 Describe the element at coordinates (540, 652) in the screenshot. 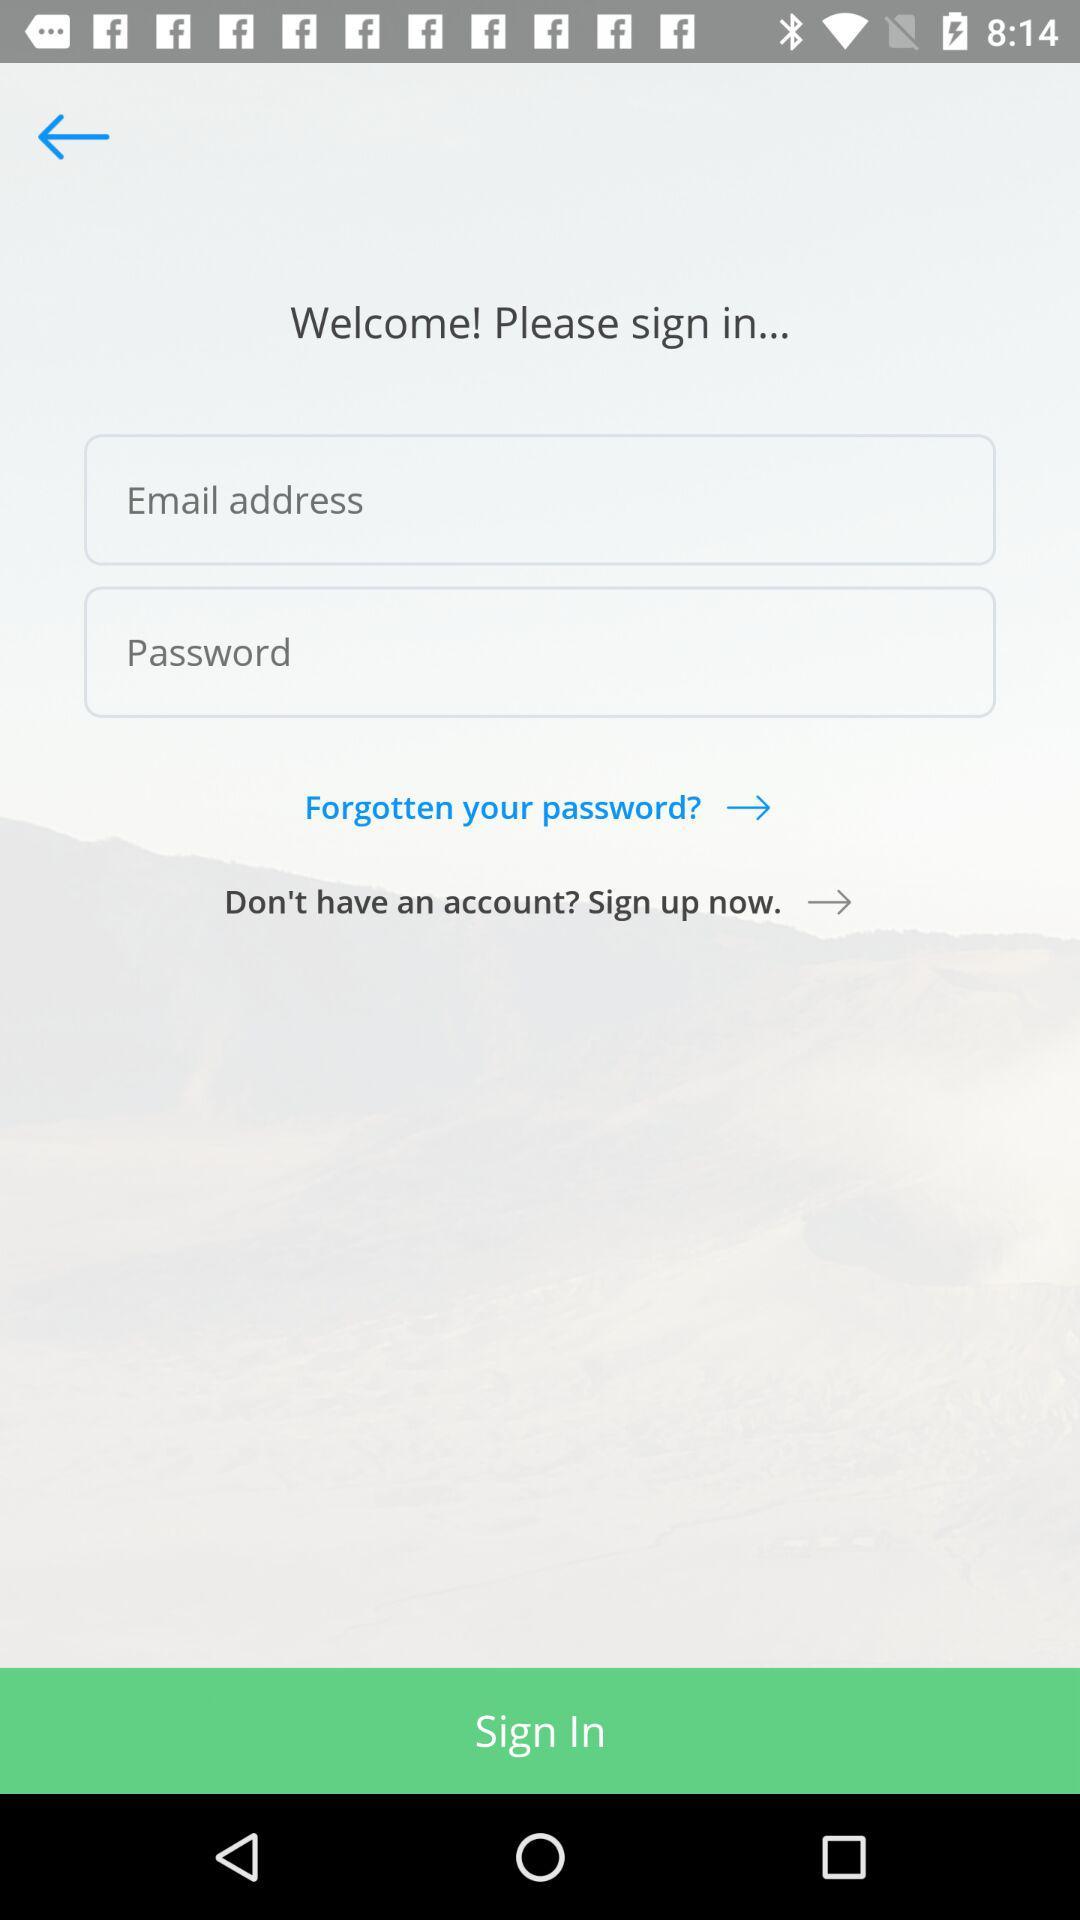

I see `icon above forgotten your password?` at that location.